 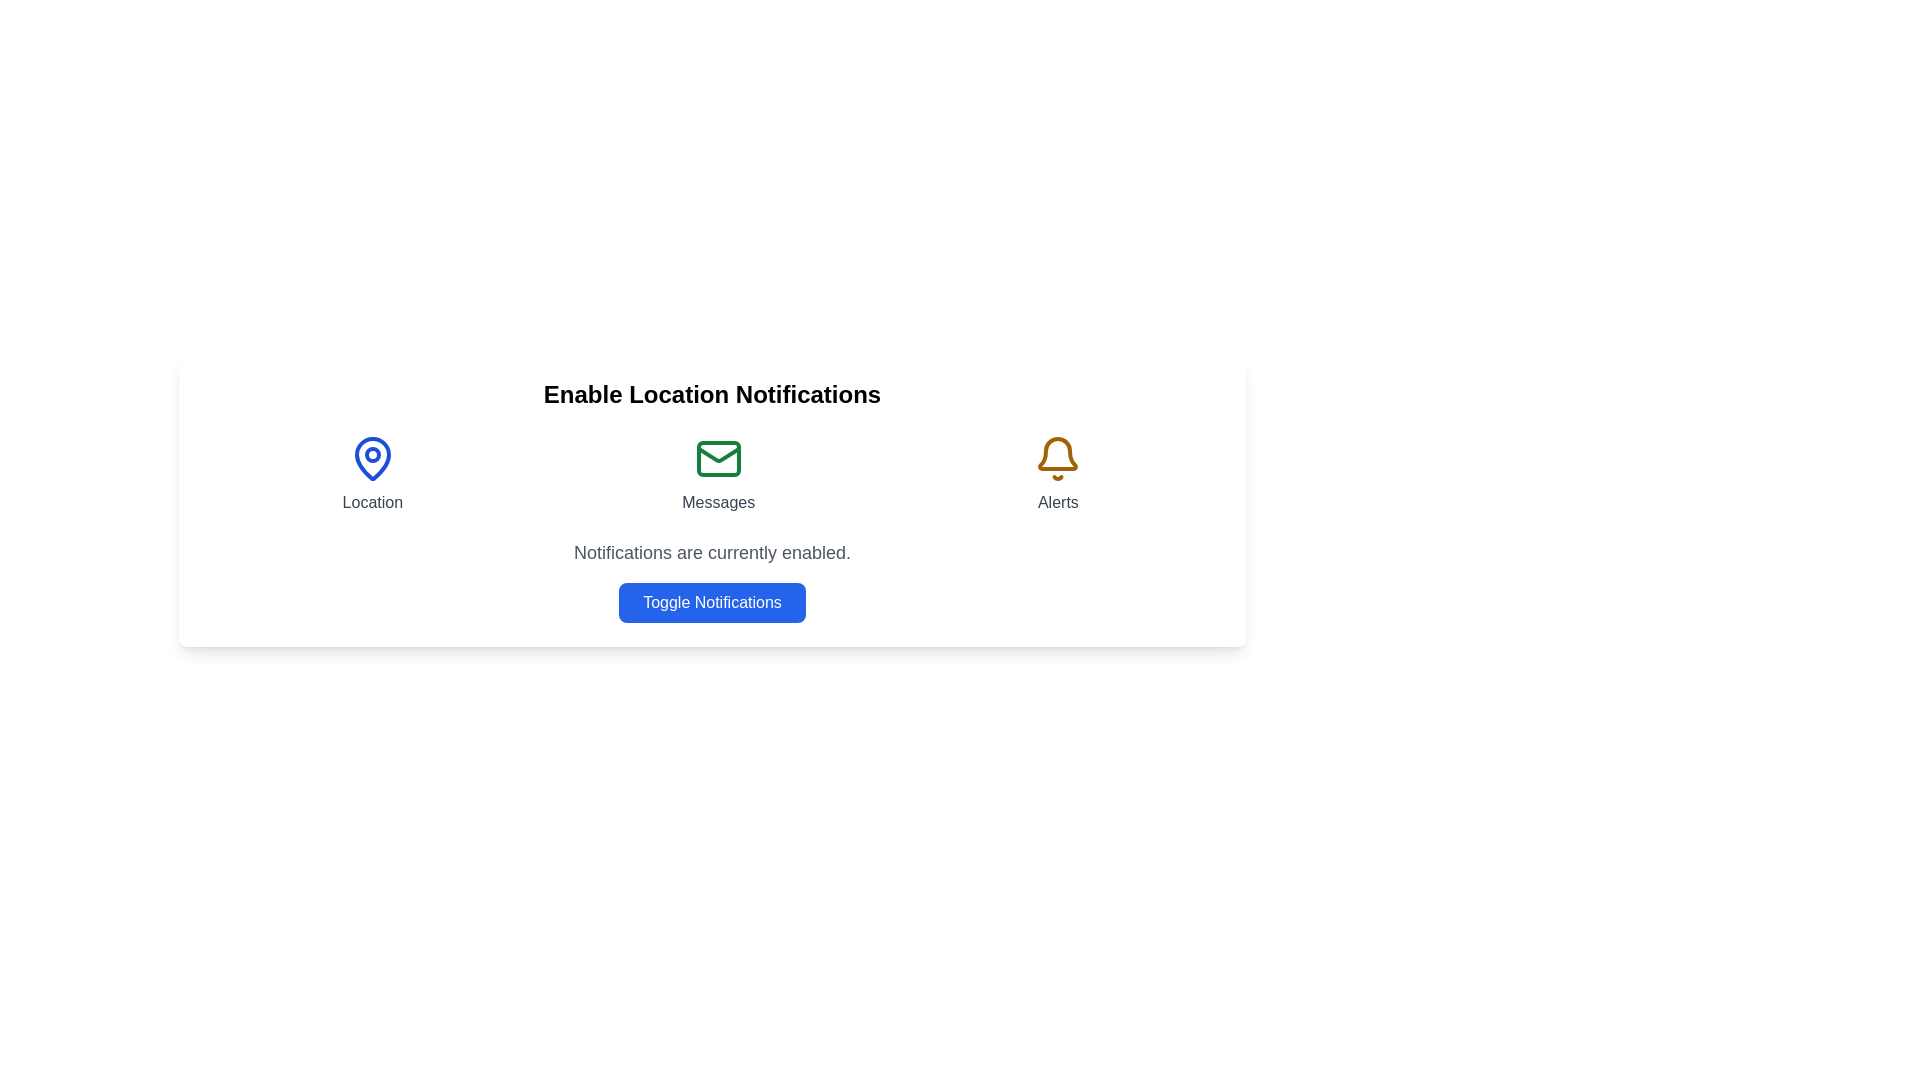 I want to click on text of the label that describes the message-related functionality located between a green mail icon and the 'Notifications are currently enabled' label, so click(x=718, y=501).